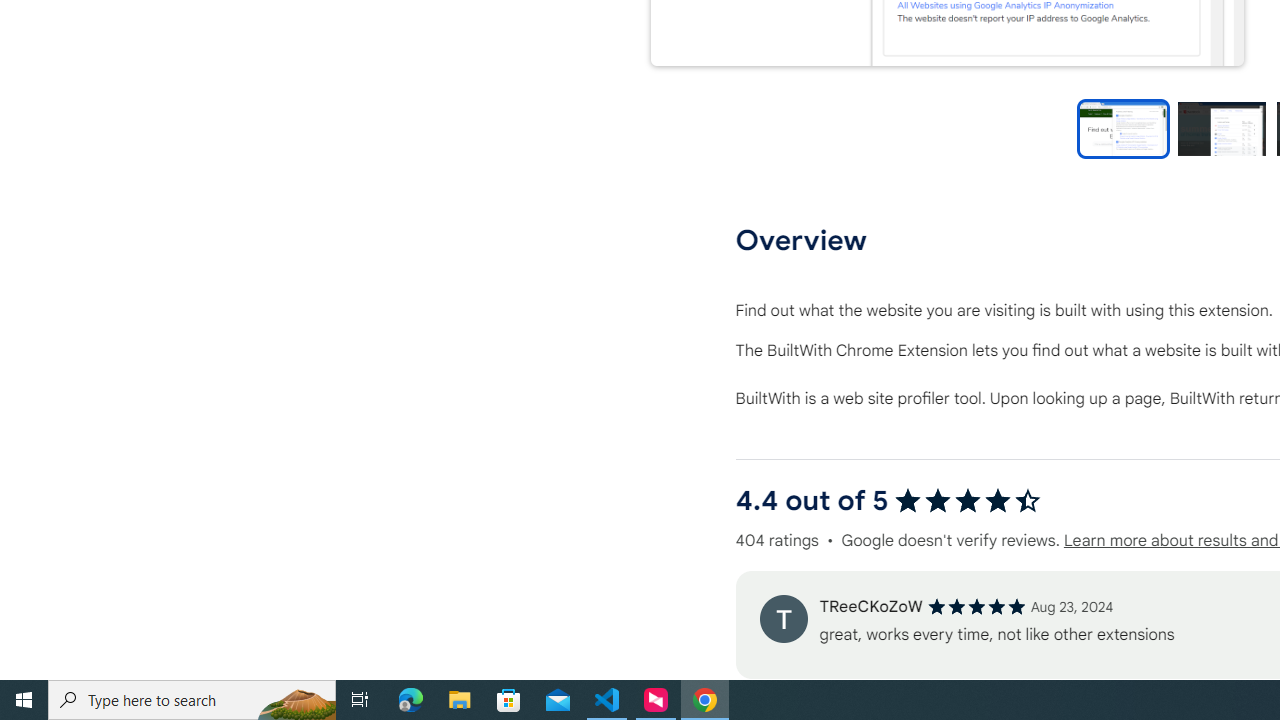 The image size is (1280, 720). What do you see at coordinates (1123, 128) in the screenshot?
I see `'Preview slide 1'` at bounding box center [1123, 128].